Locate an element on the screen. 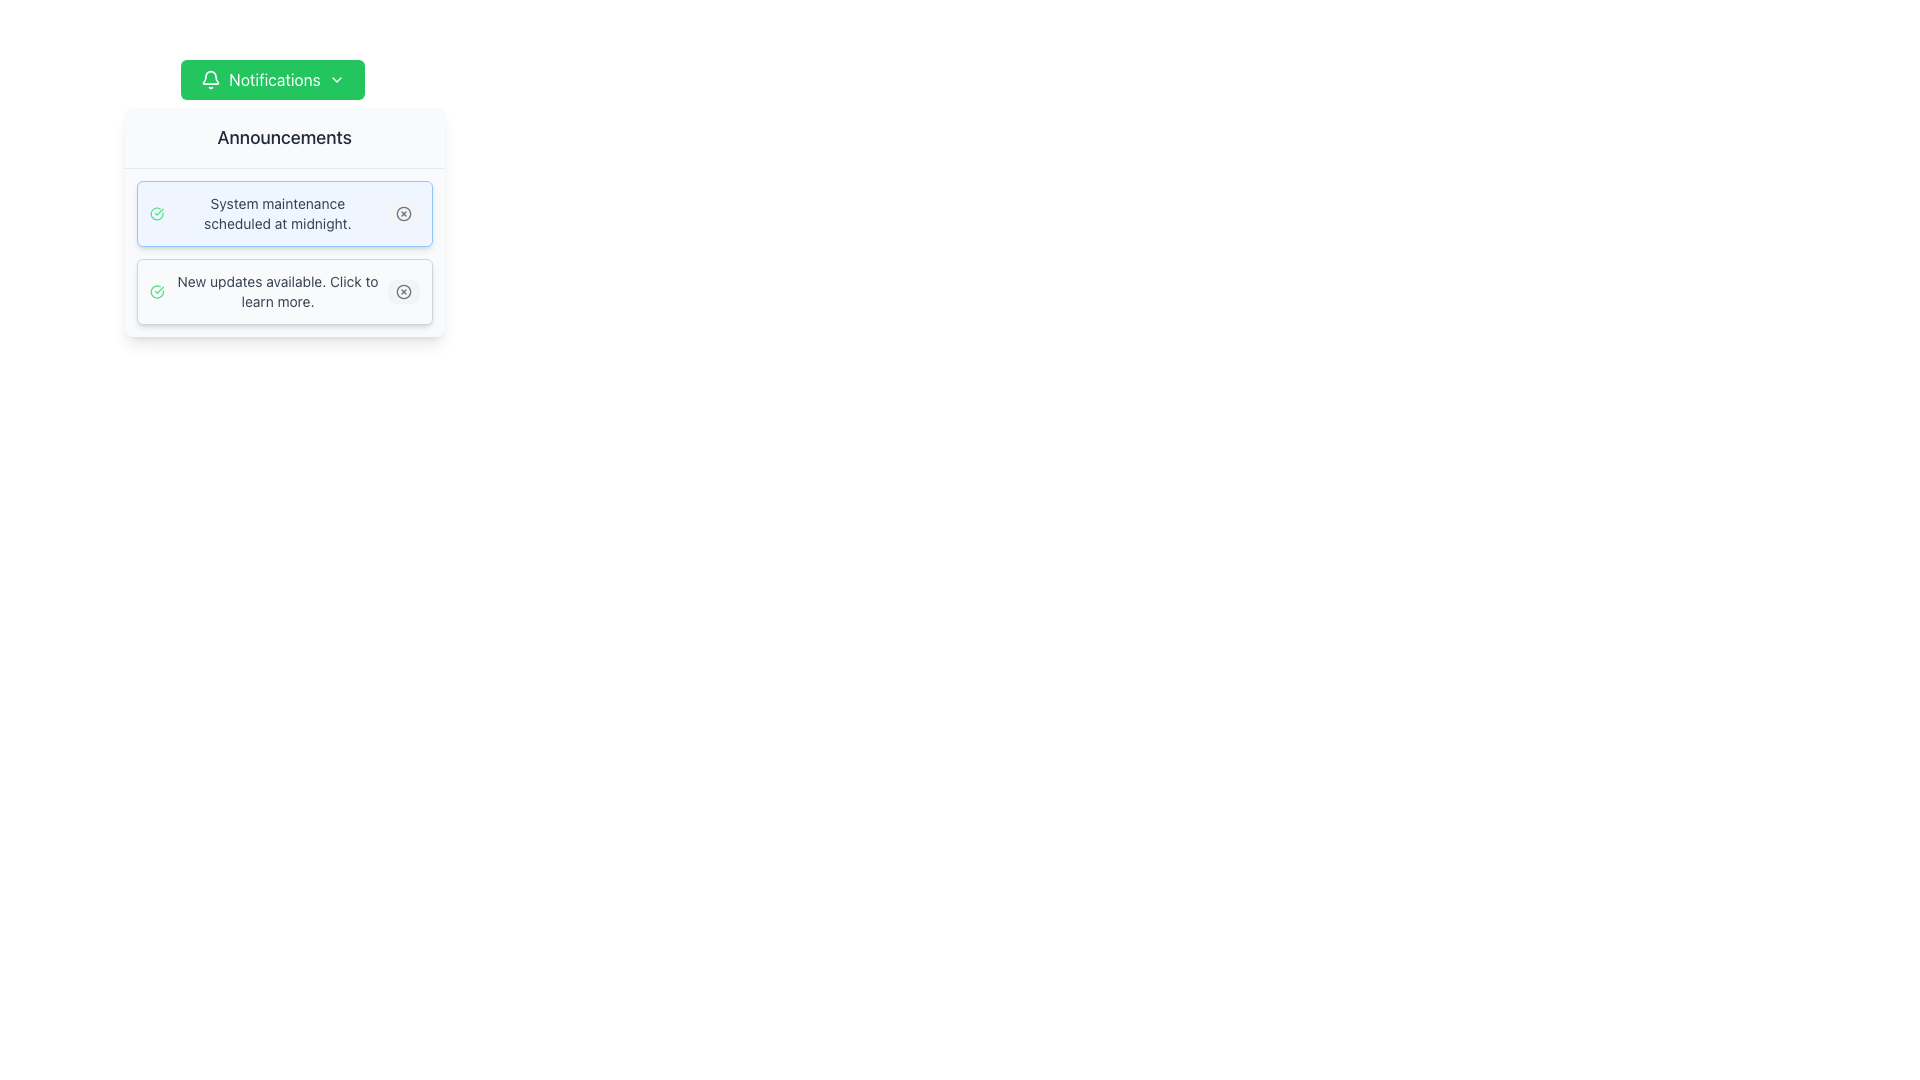 This screenshot has width=1920, height=1080. the circular icon with a thin border located inside the second notification item of the 'Announcements' panel is located at coordinates (402, 292).